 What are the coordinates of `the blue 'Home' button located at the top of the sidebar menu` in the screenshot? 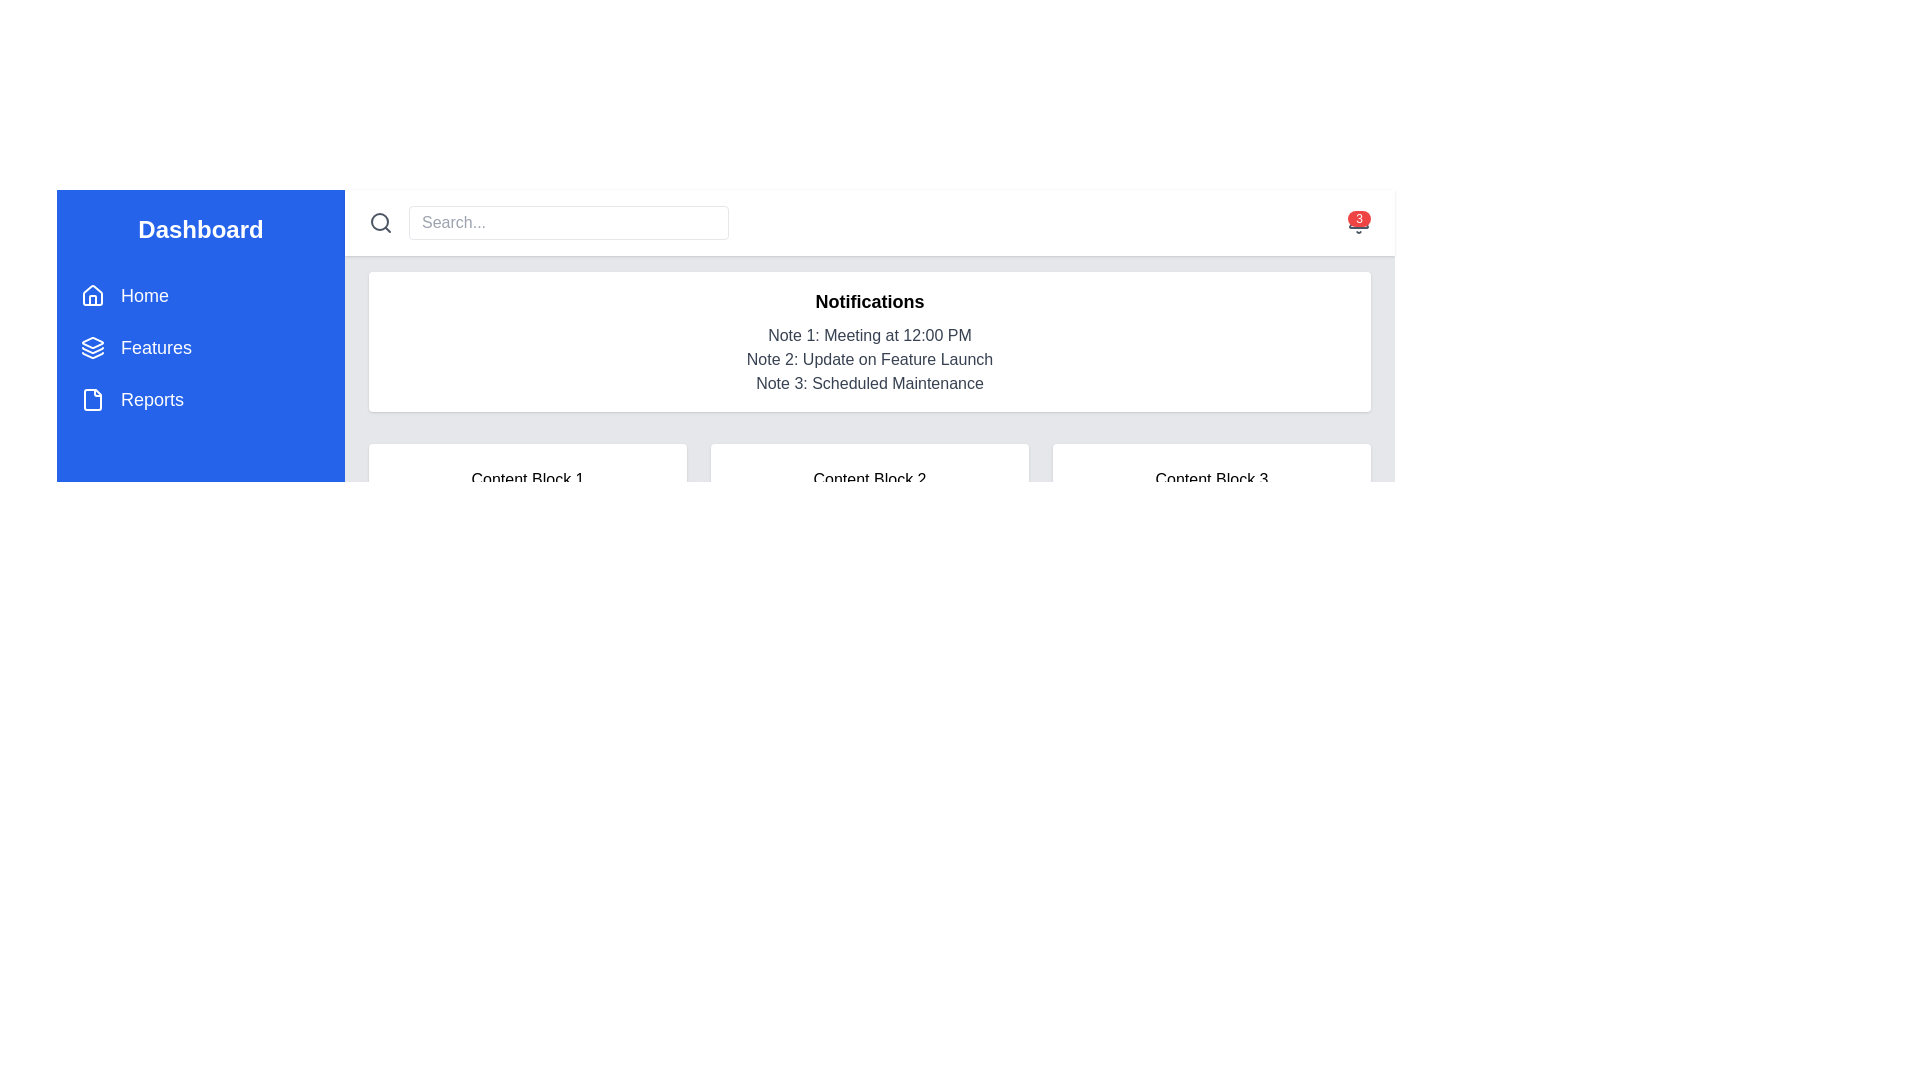 It's located at (201, 296).